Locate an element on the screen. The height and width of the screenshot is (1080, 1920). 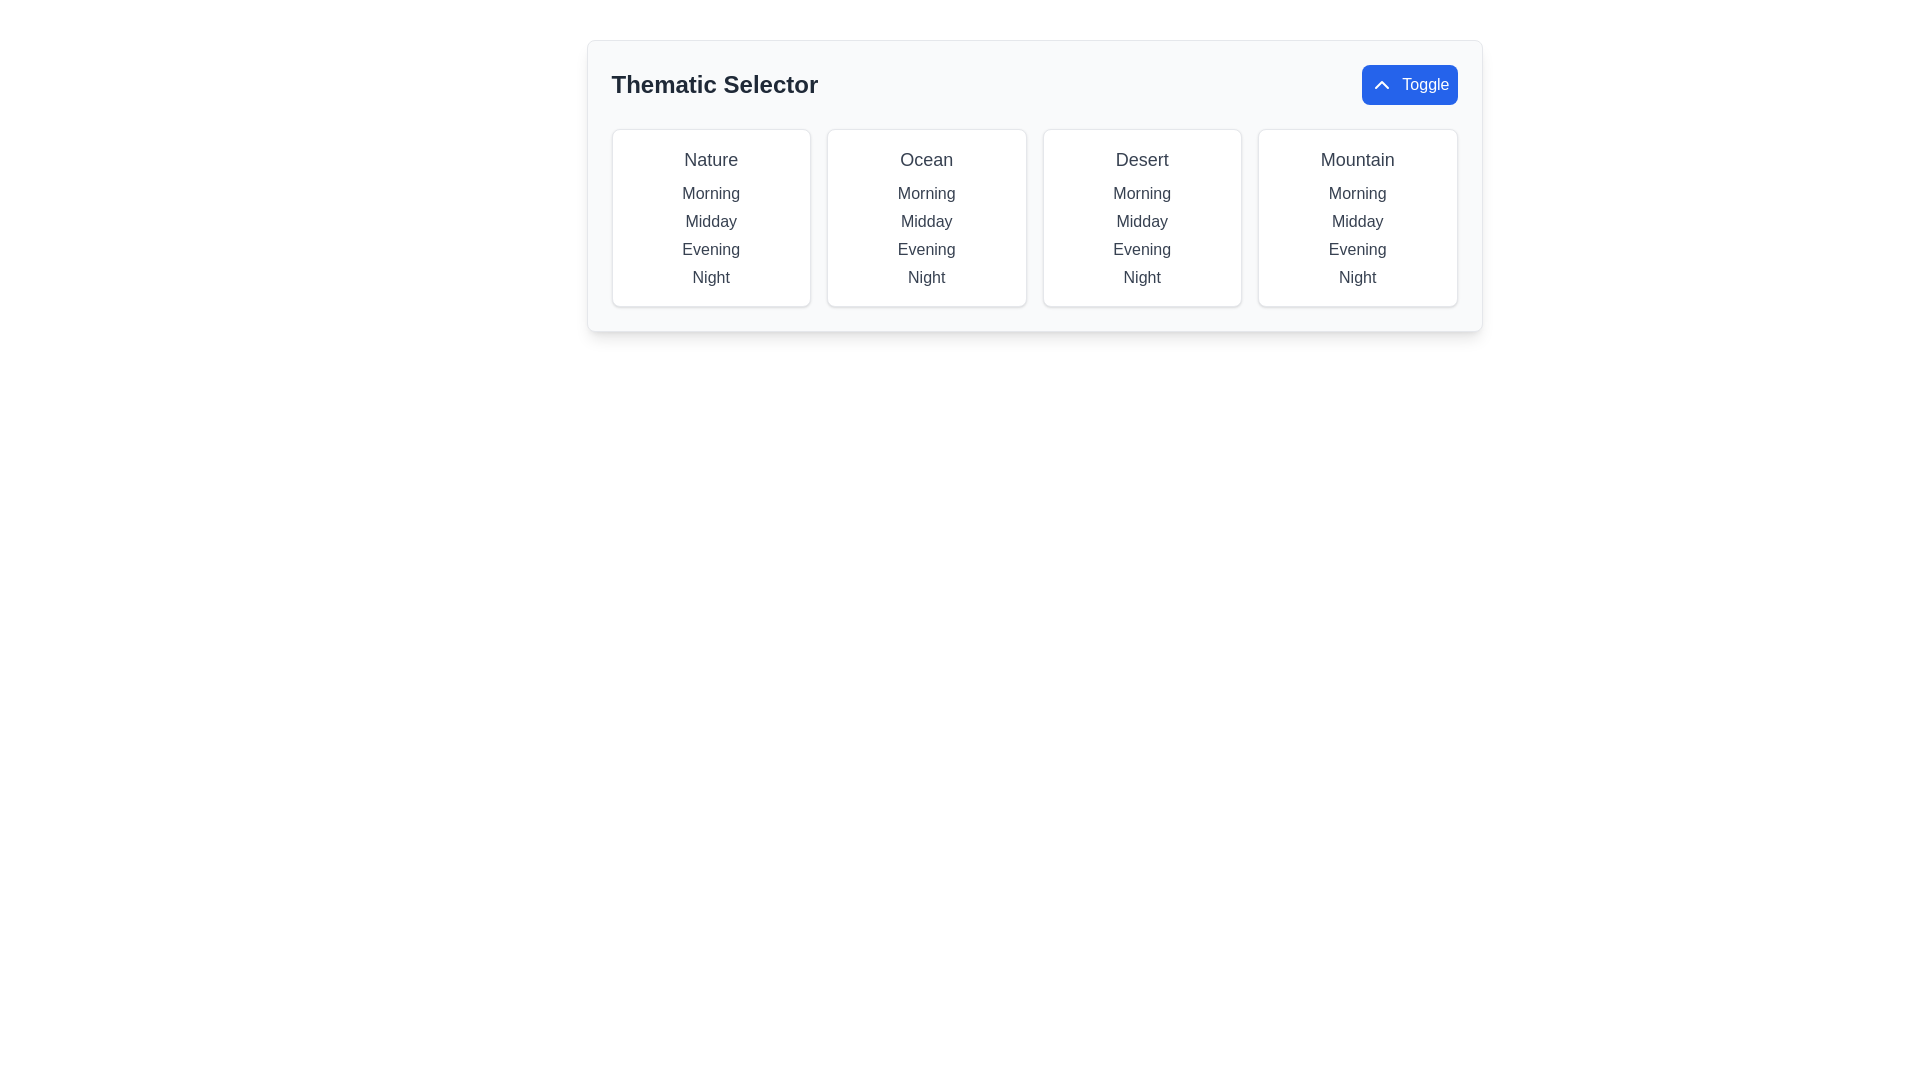
the text label reading 'Thematic Selector', which is styled in bold and larger than typical body text, located on the left side of the header before the 'Toggle' button is located at coordinates (714, 83).